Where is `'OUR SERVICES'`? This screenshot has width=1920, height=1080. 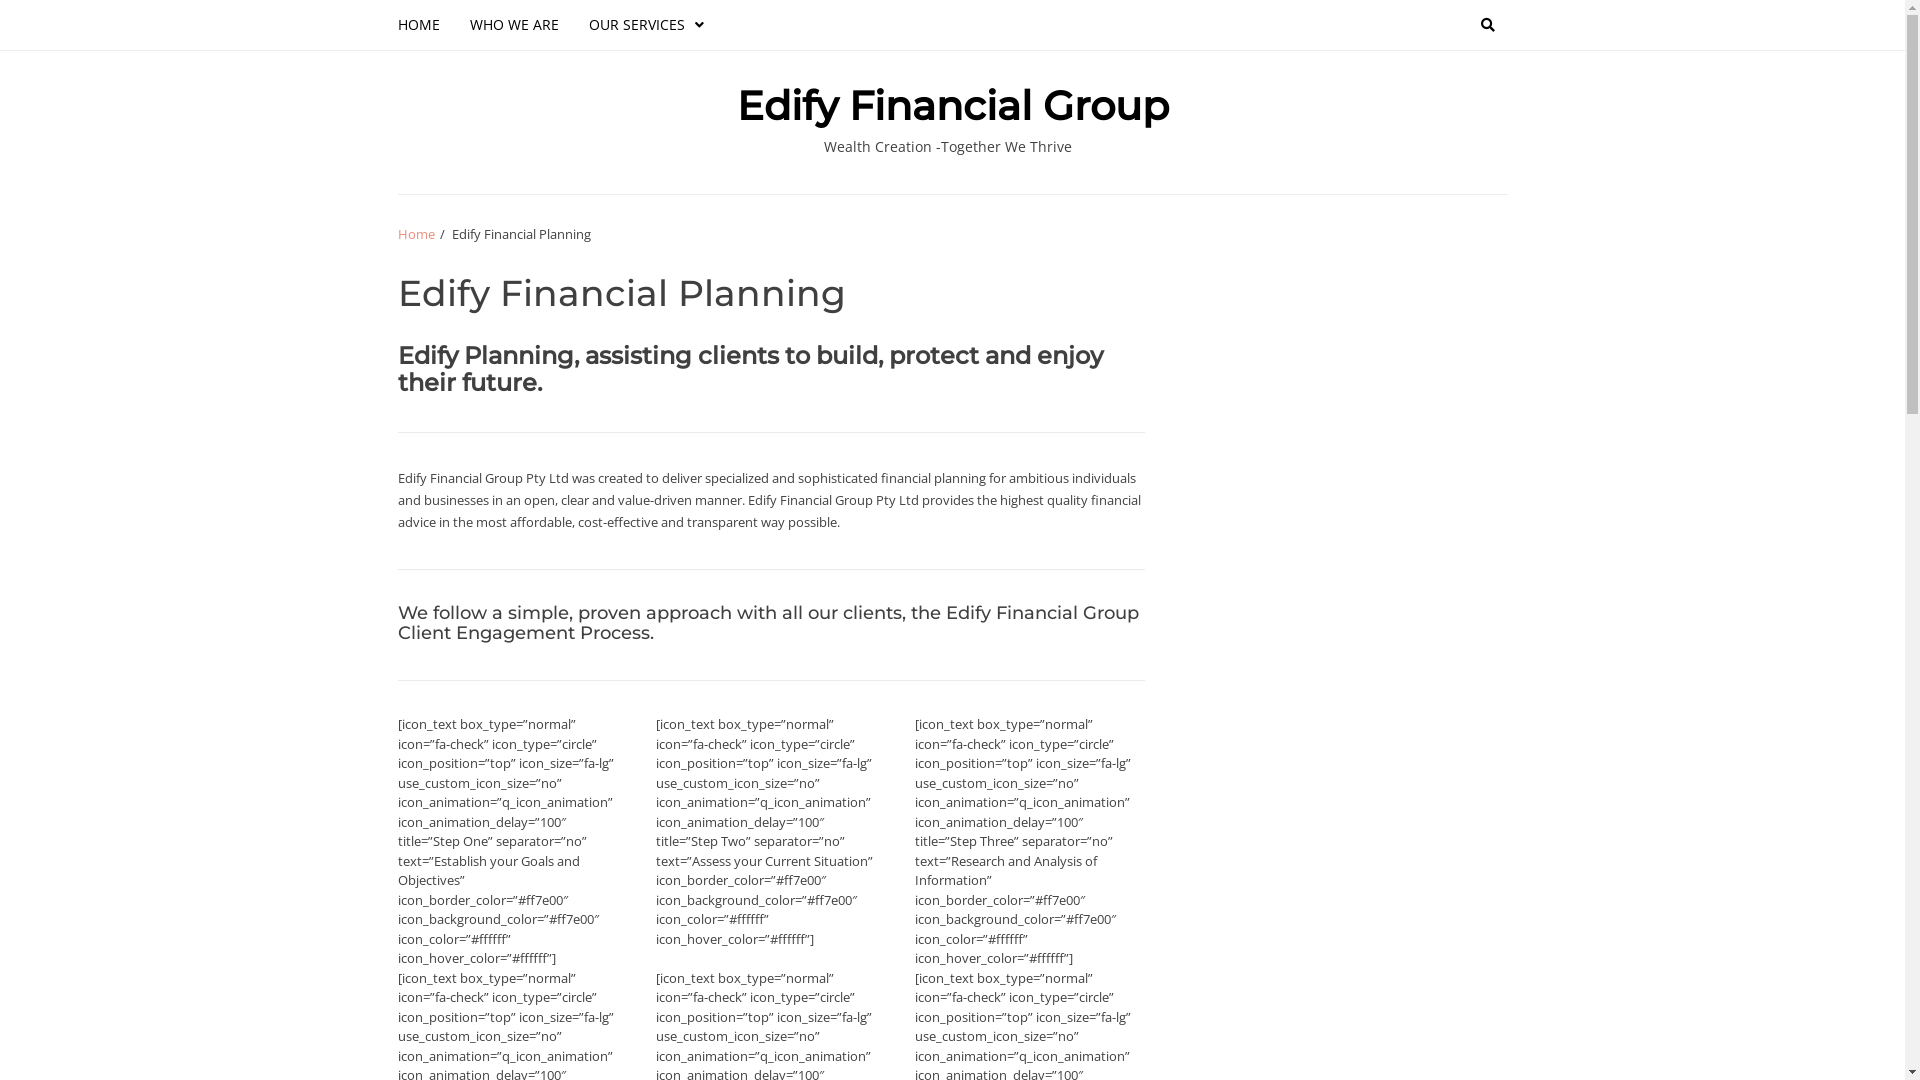 'OUR SERVICES' is located at coordinates (646, 24).